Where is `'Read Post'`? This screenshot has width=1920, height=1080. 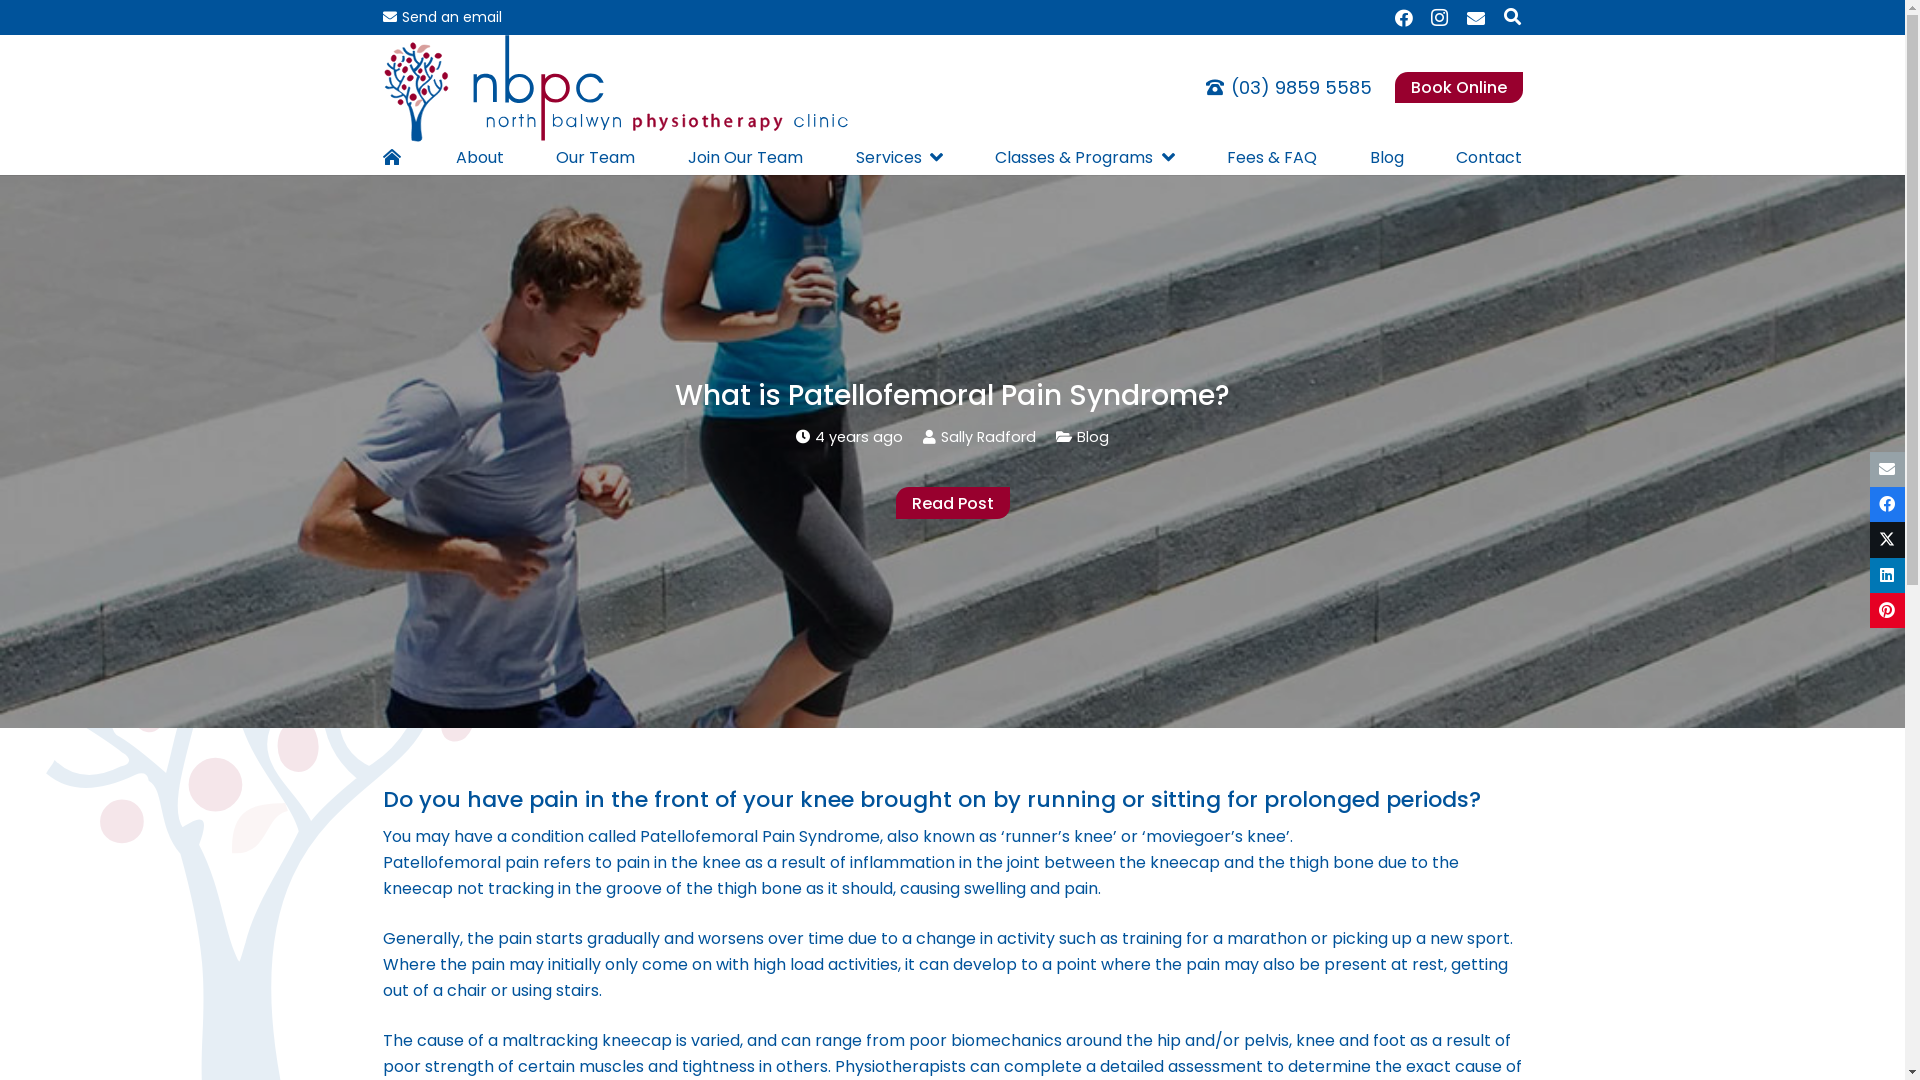
'Read Post' is located at coordinates (952, 501).